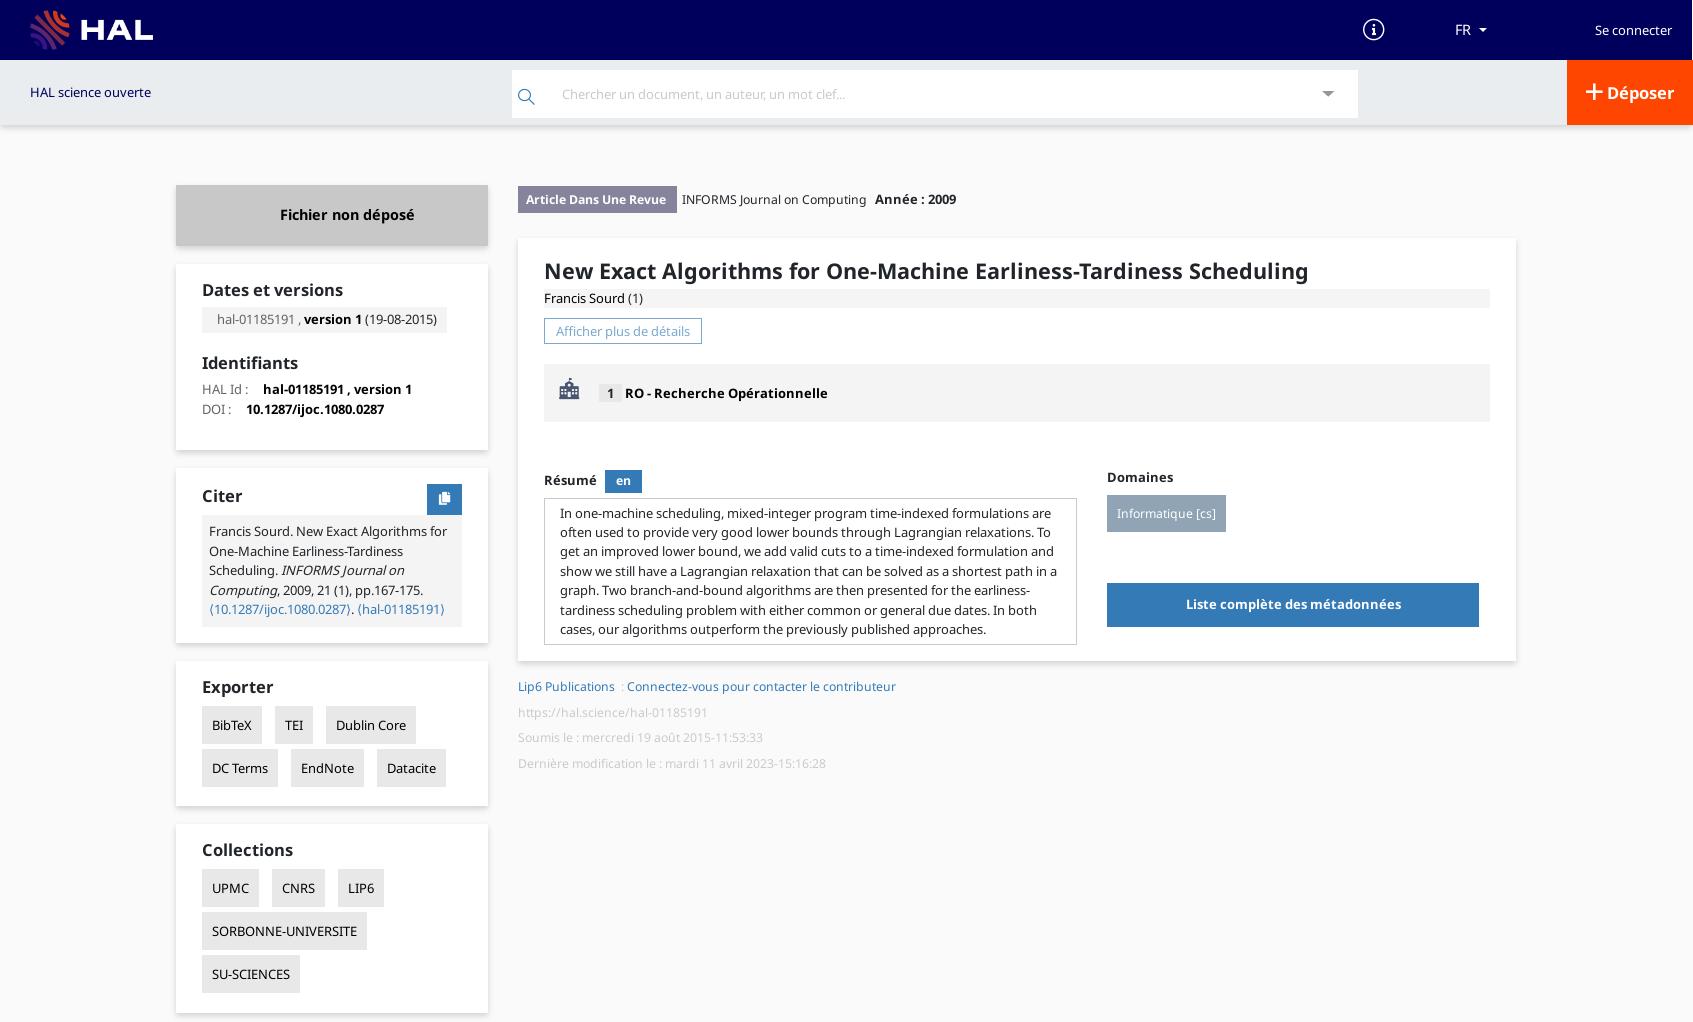 The height and width of the screenshot is (1022, 1693). What do you see at coordinates (249, 362) in the screenshot?
I see `'Identifiants'` at bounding box center [249, 362].